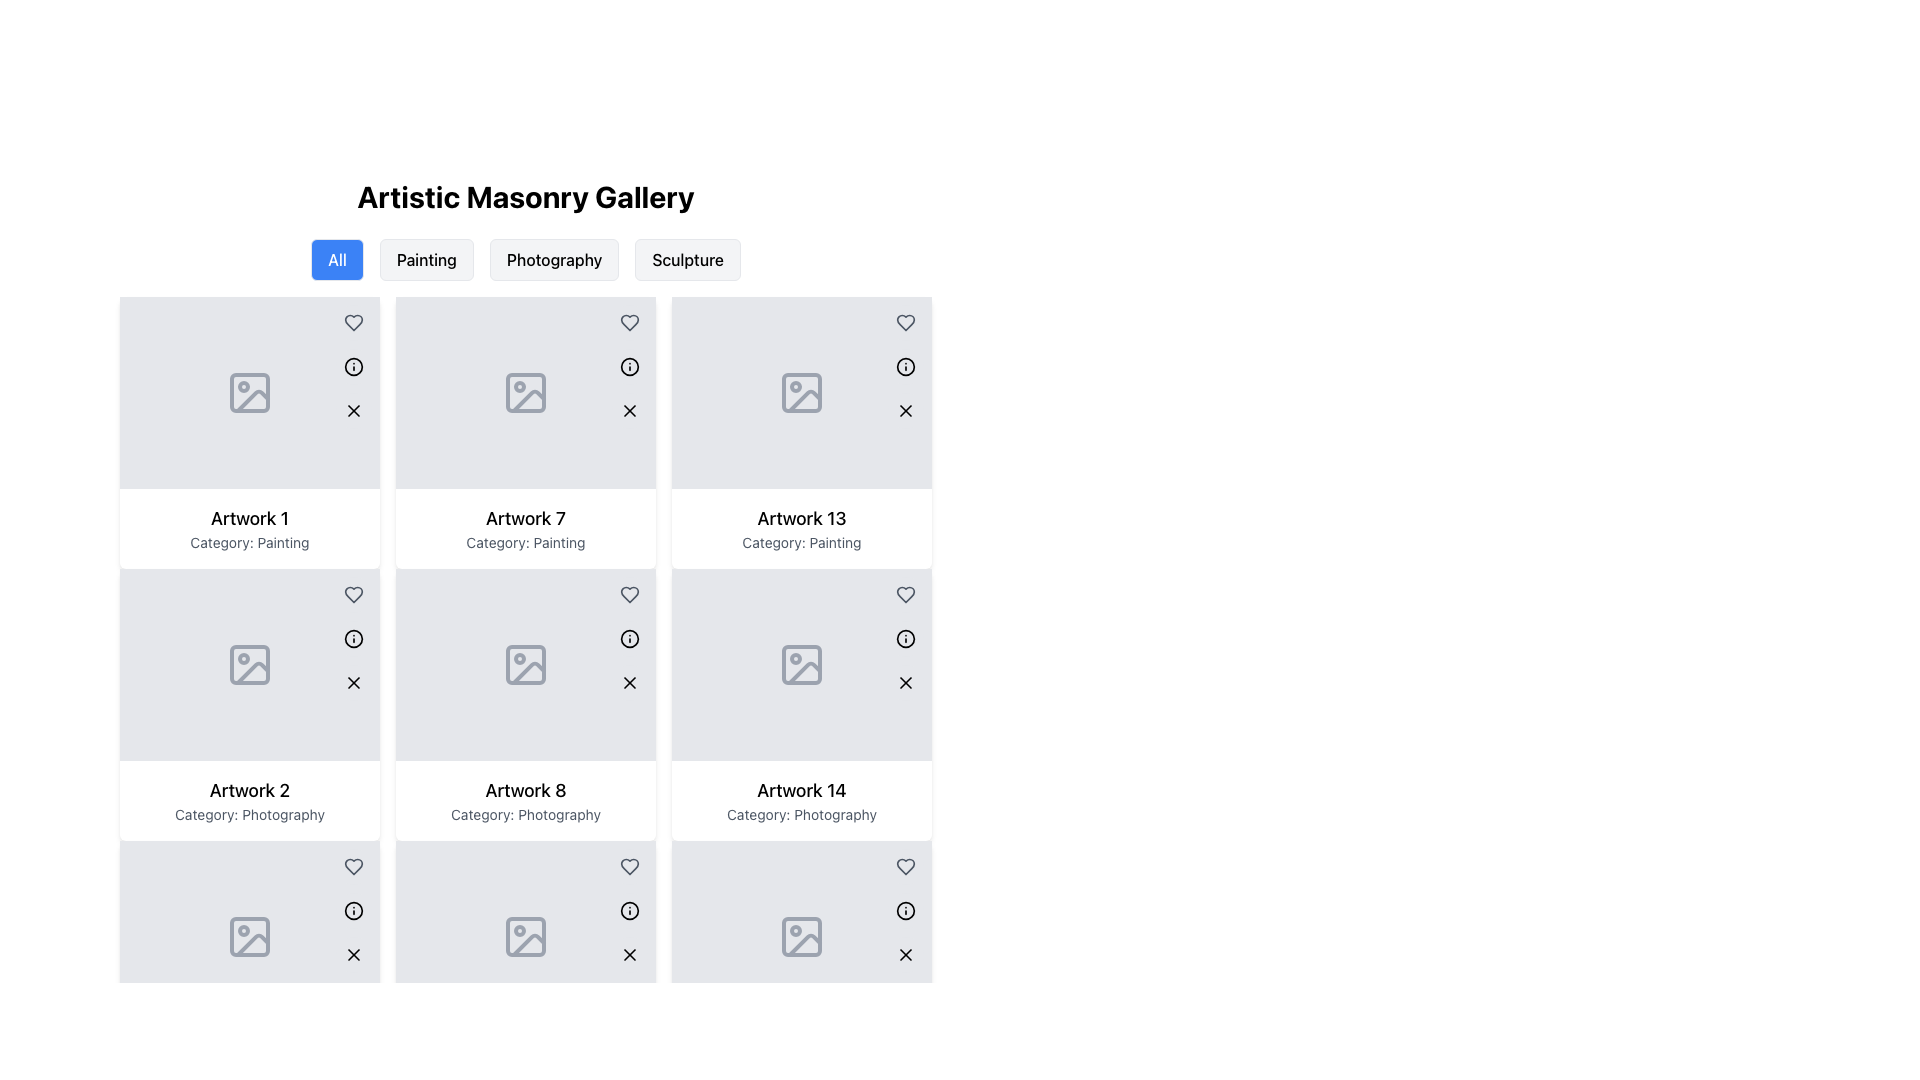 The height and width of the screenshot is (1080, 1920). What do you see at coordinates (628, 910) in the screenshot?
I see `the tile containing the Interactive Icon Group located in the top-right corner of the 'Artwork 8 Category: Photography' tile` at bounding box center [628, 910].